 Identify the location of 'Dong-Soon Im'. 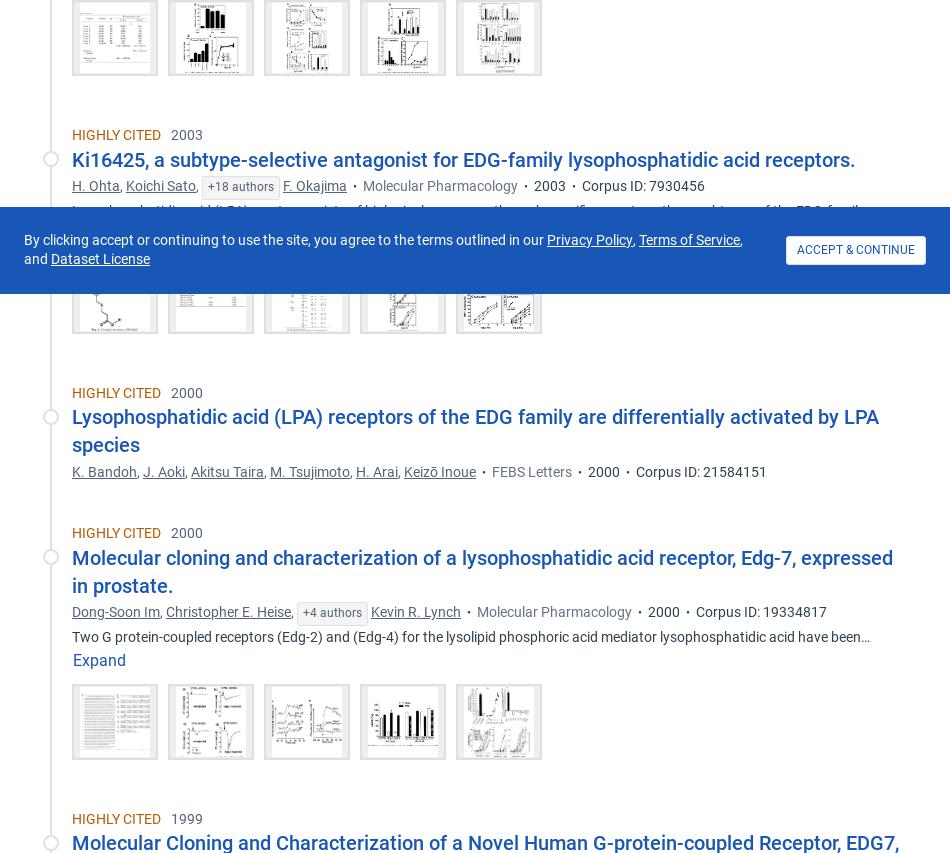
(115, 611).